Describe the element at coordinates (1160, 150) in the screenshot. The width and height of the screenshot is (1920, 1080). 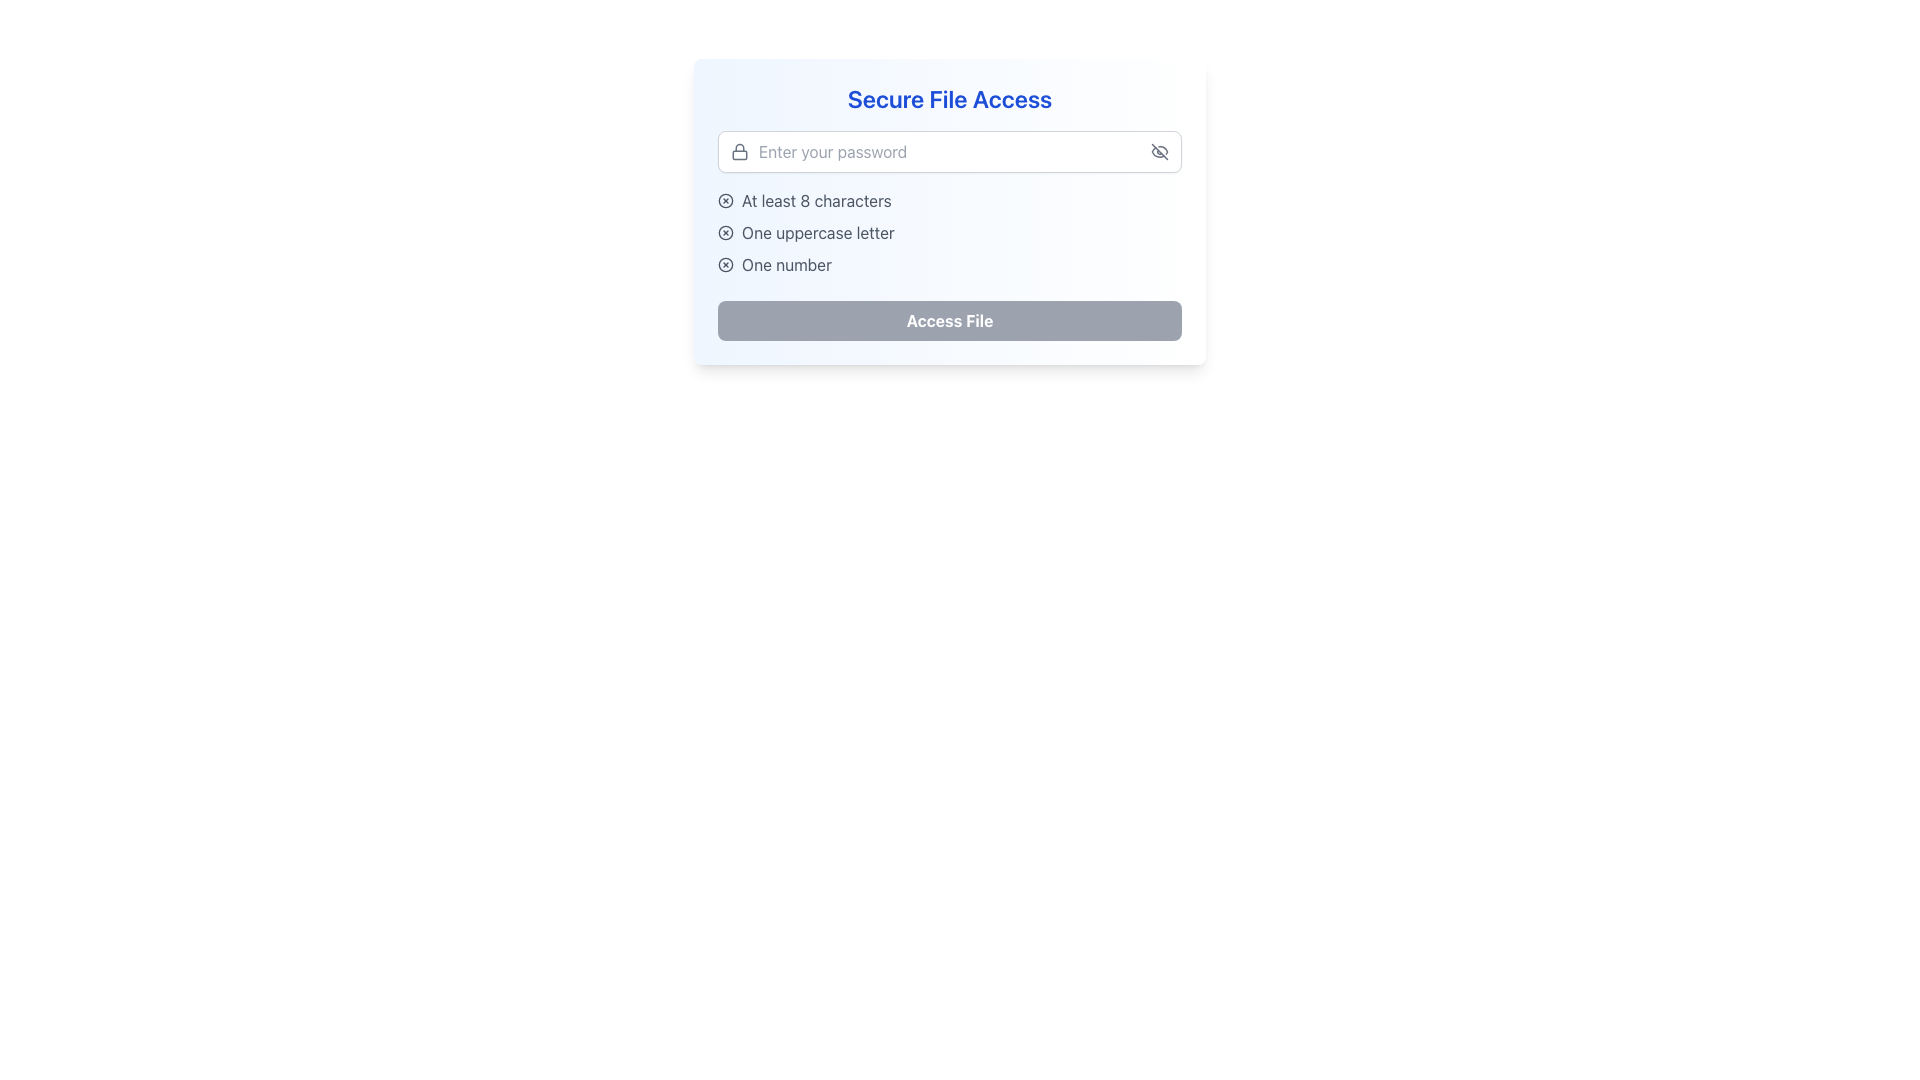
I see `the password visibility toggle icon button located at the far right of the password input field` at that location.